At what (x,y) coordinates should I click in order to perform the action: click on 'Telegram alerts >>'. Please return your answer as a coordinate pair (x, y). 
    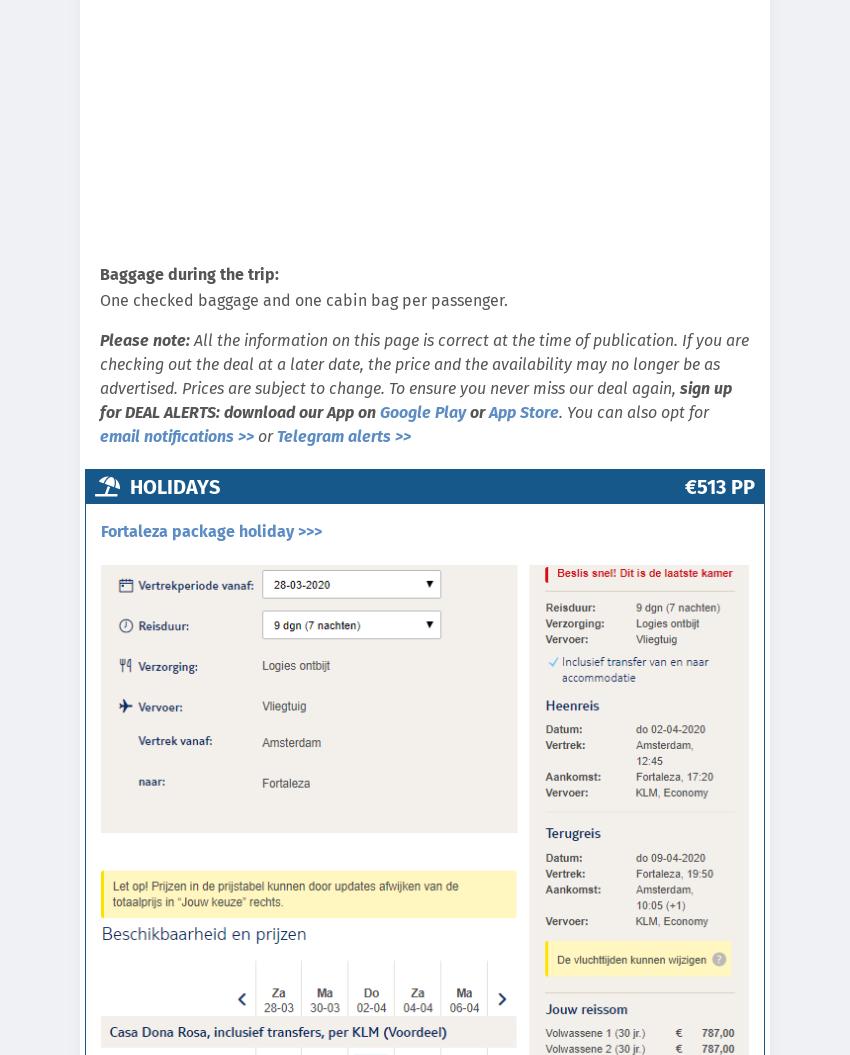
    Looking at the image, I should click on (342, 435).